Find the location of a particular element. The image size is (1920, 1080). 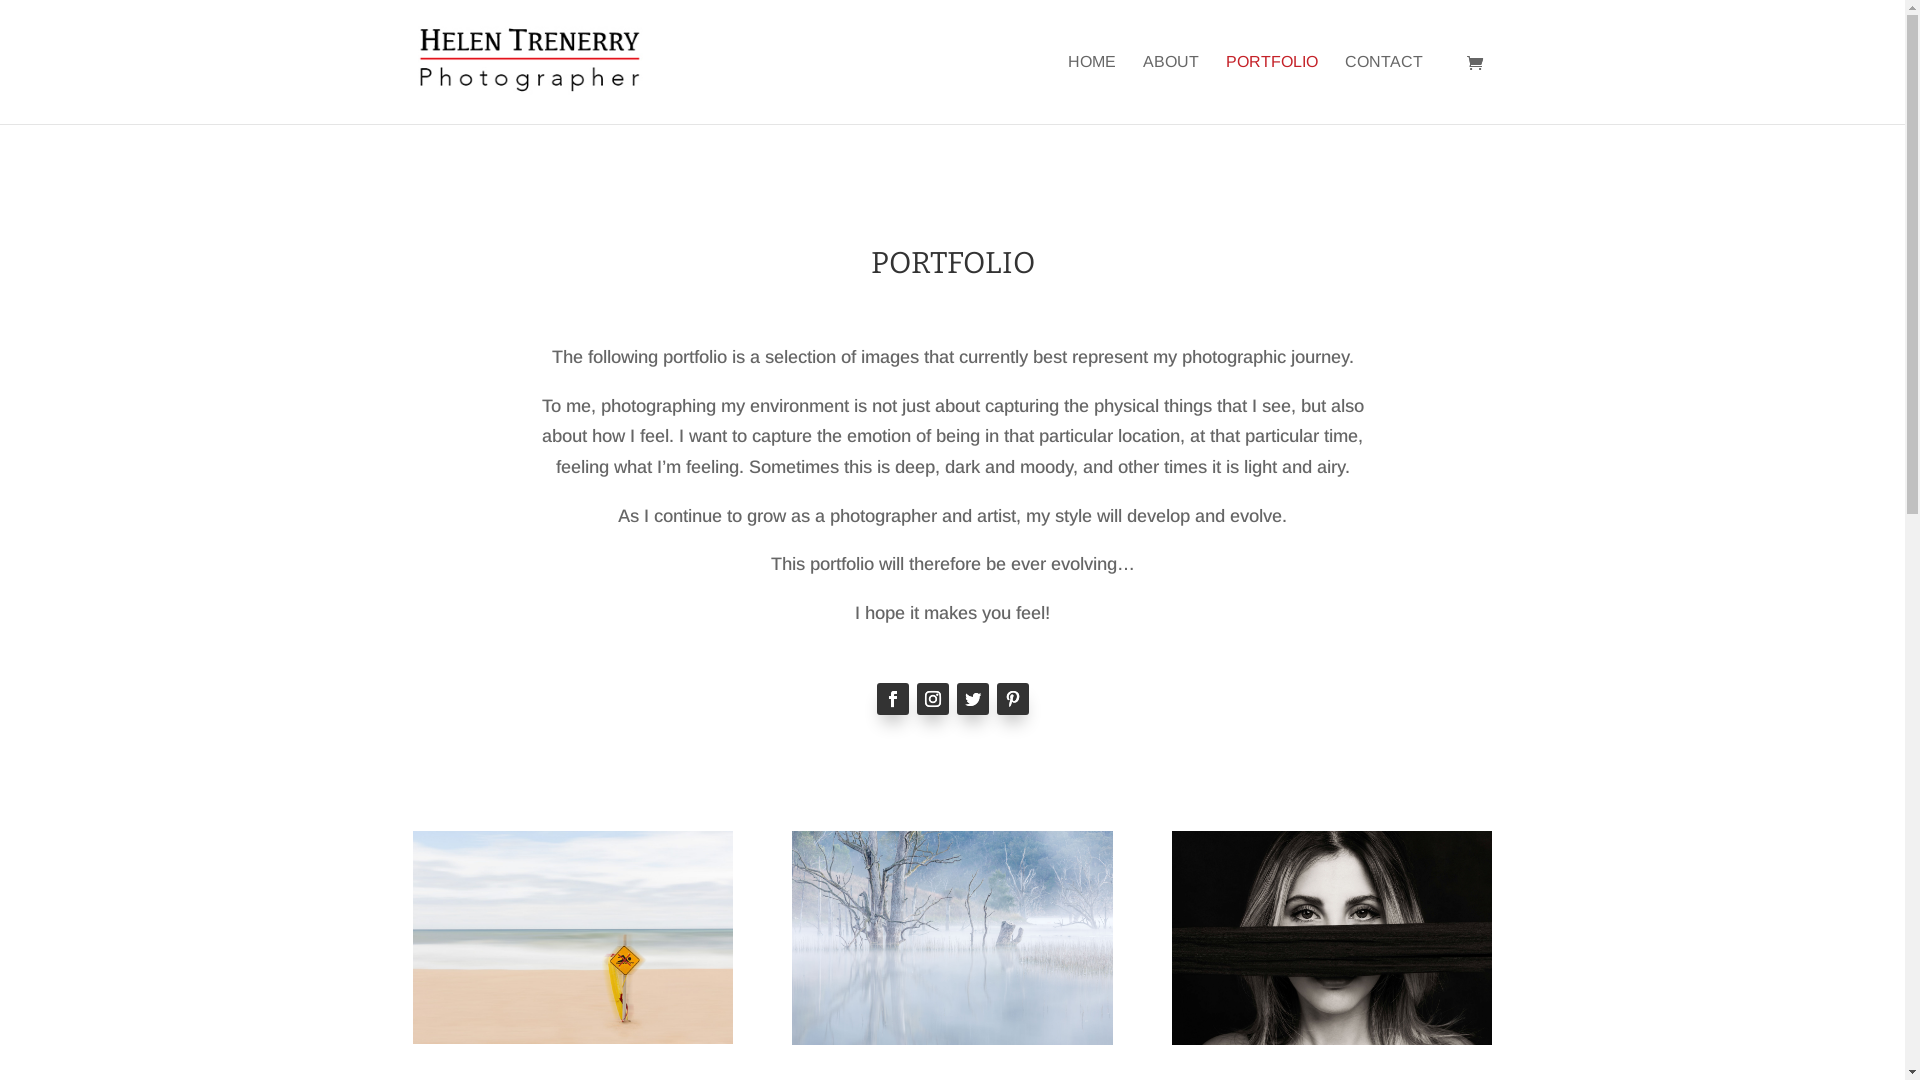

'Follow on Pinterest' is located at coordinates (1012, 697).